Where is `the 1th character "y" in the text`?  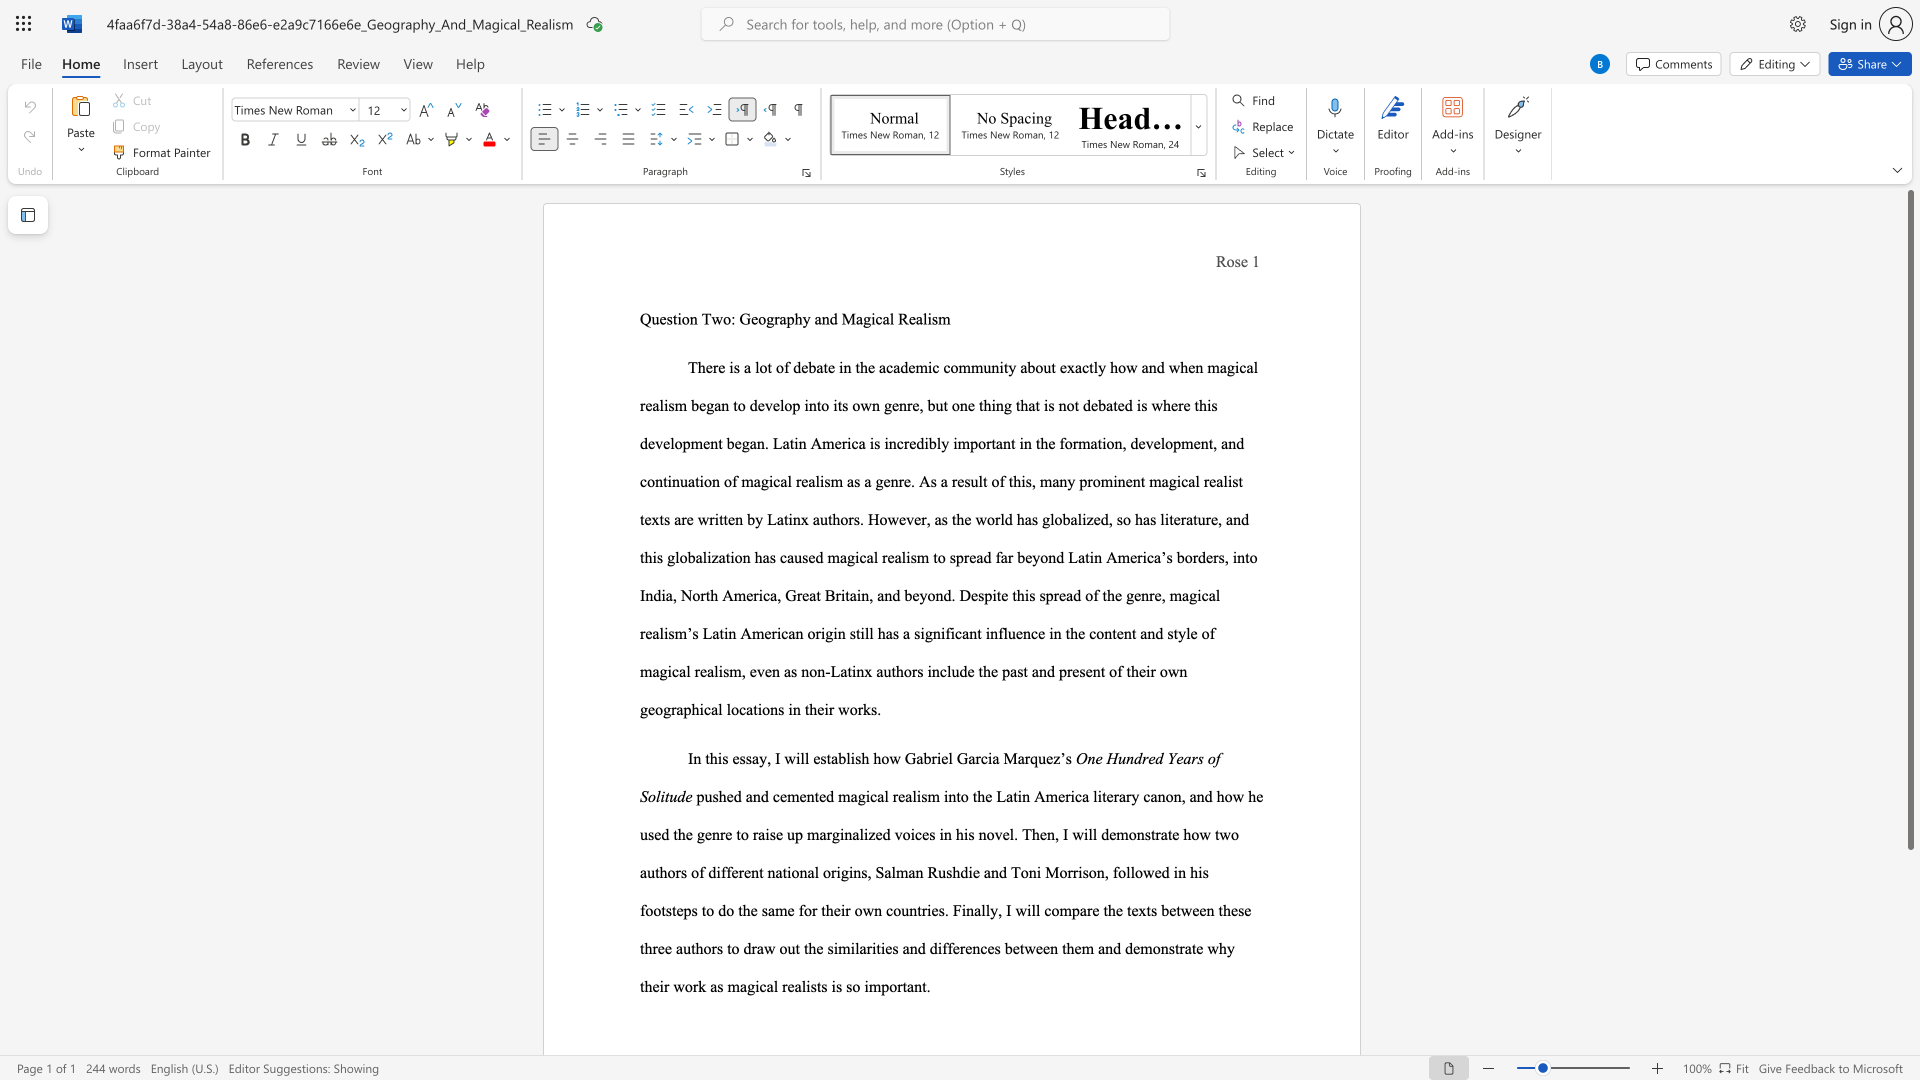
the 1th character "y" in the text is located at coordinates (806, 318).